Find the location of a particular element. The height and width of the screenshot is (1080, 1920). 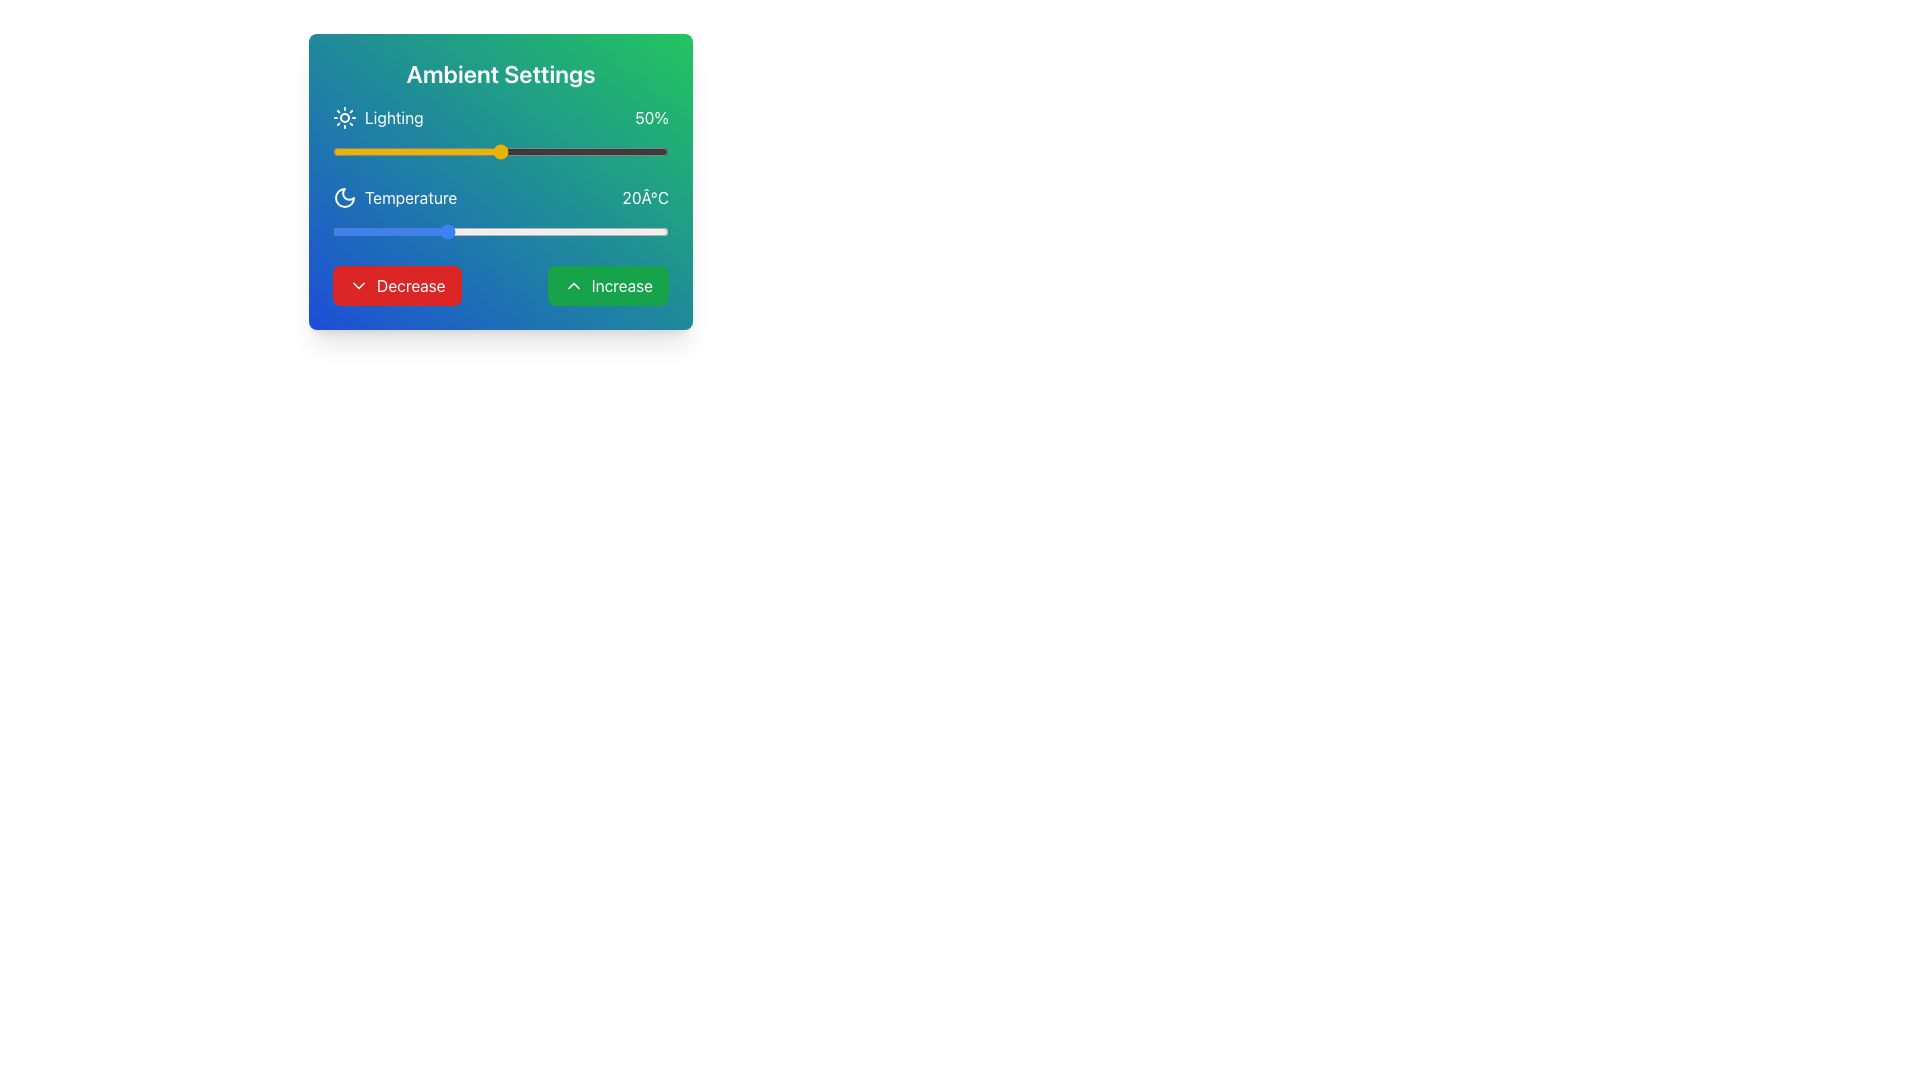

the 'Decrease' button located in the bottom-left corner of the 'Ambient Settings' card interface is located at coordinates (397, 285).